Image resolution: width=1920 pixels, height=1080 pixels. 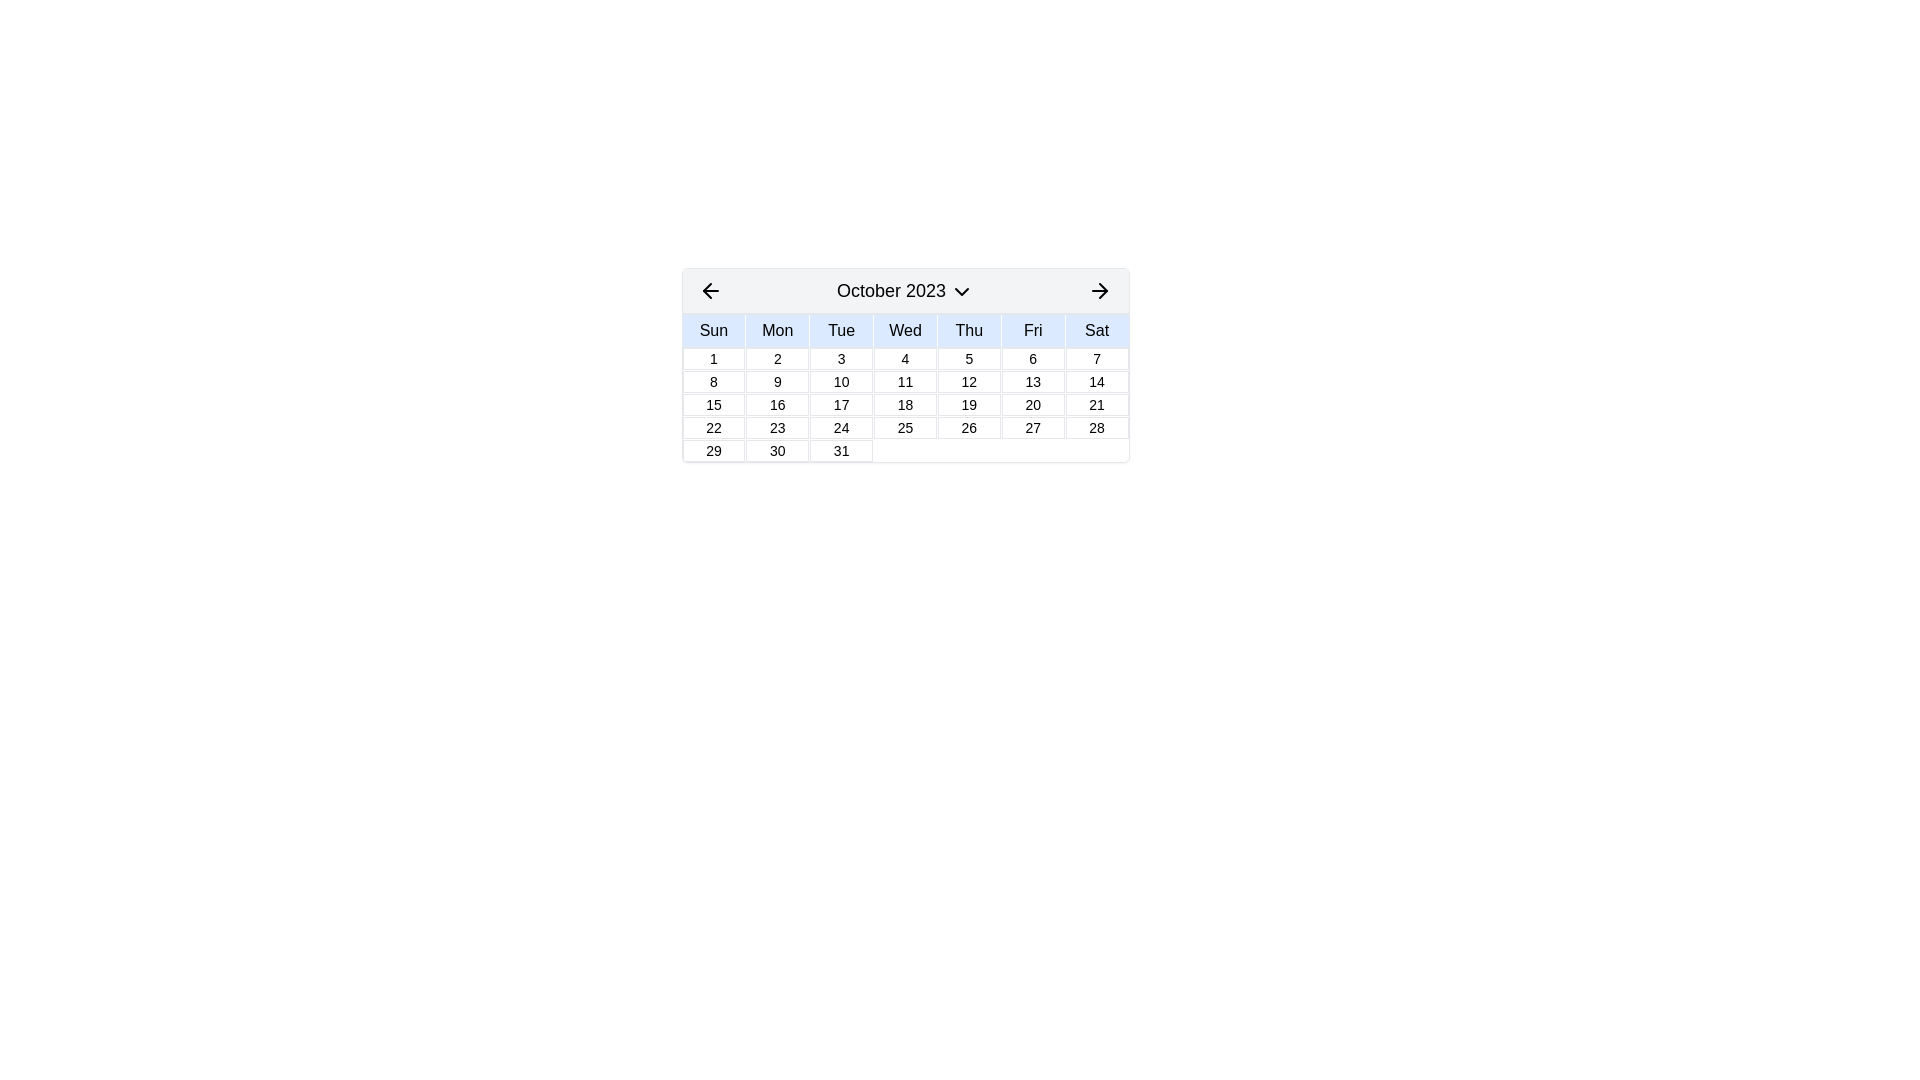 What do you see at coordinates (962, 292) in the screenshot?
I see `the dropdown trigger icon located to the right of the 'October 2023' text` at bounding box center [962, 292].